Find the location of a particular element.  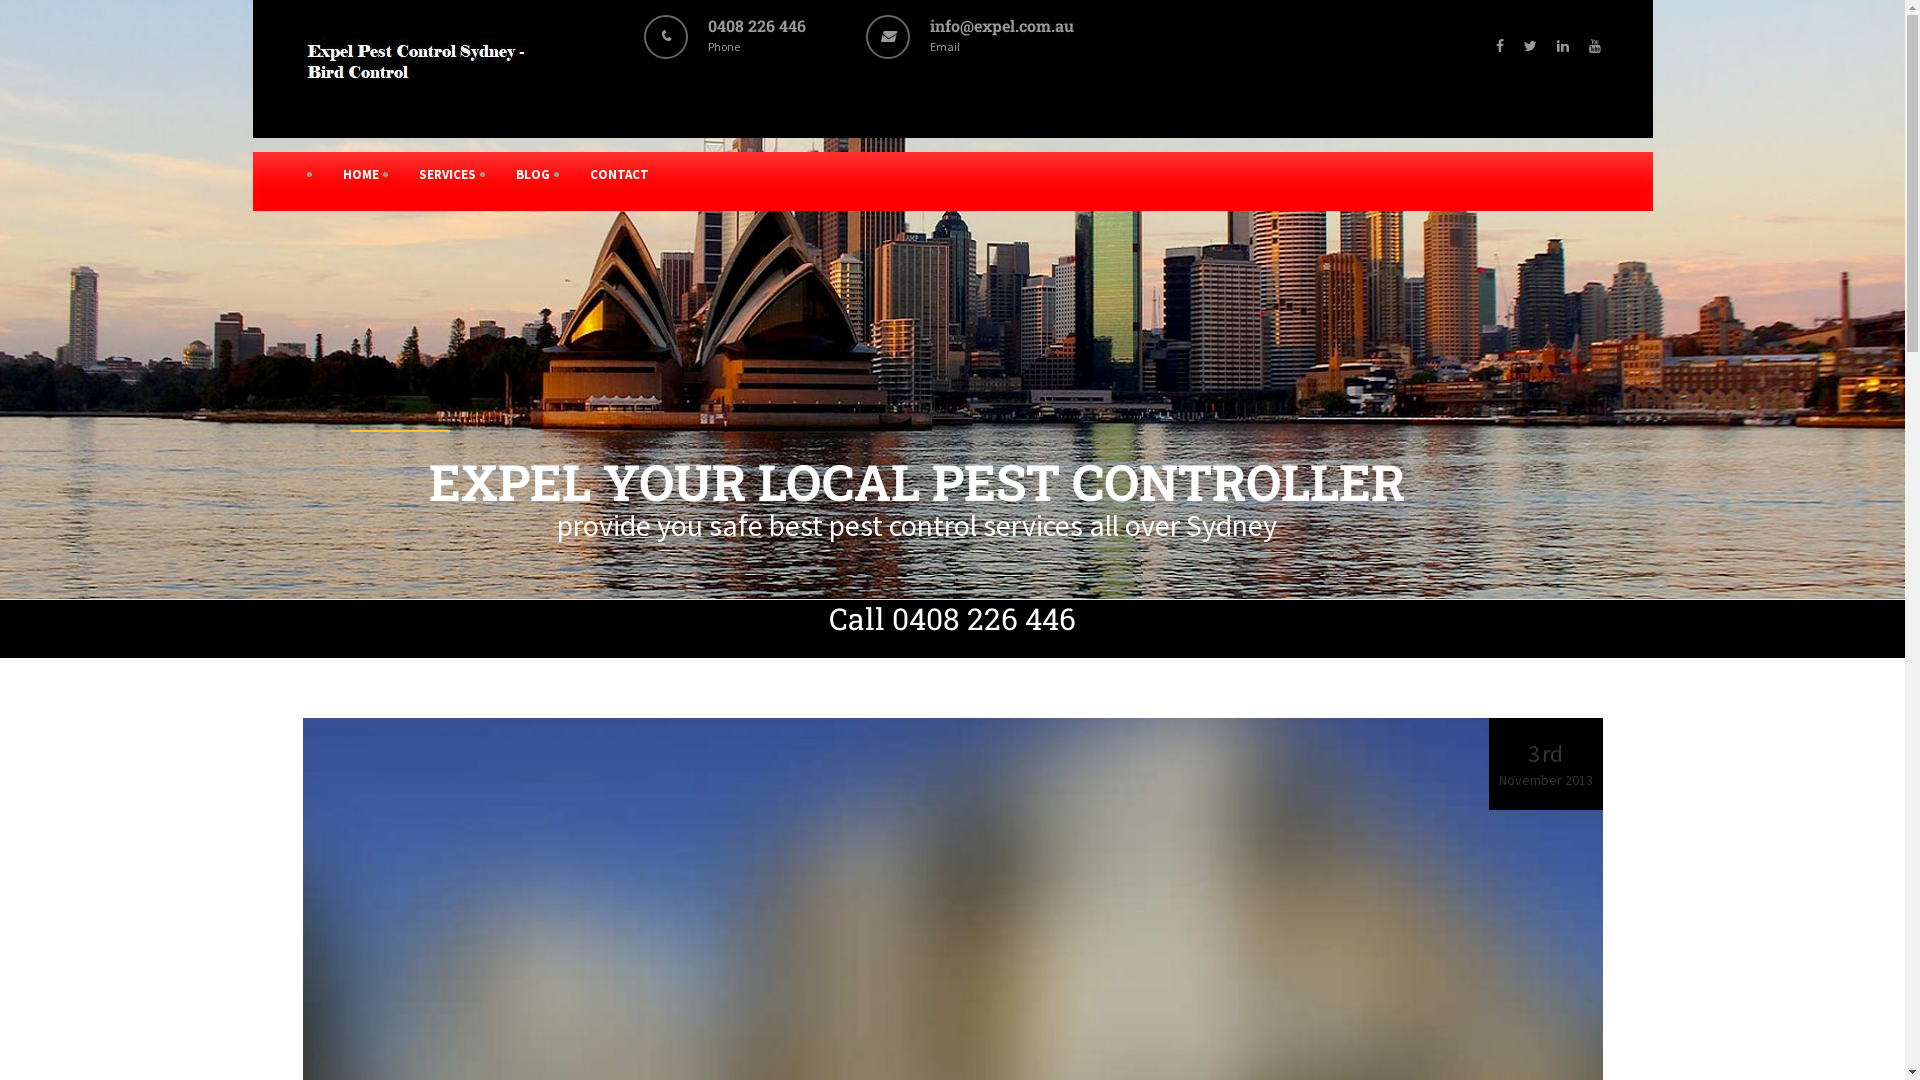

'HOME' is located at coordinates (360, 173).